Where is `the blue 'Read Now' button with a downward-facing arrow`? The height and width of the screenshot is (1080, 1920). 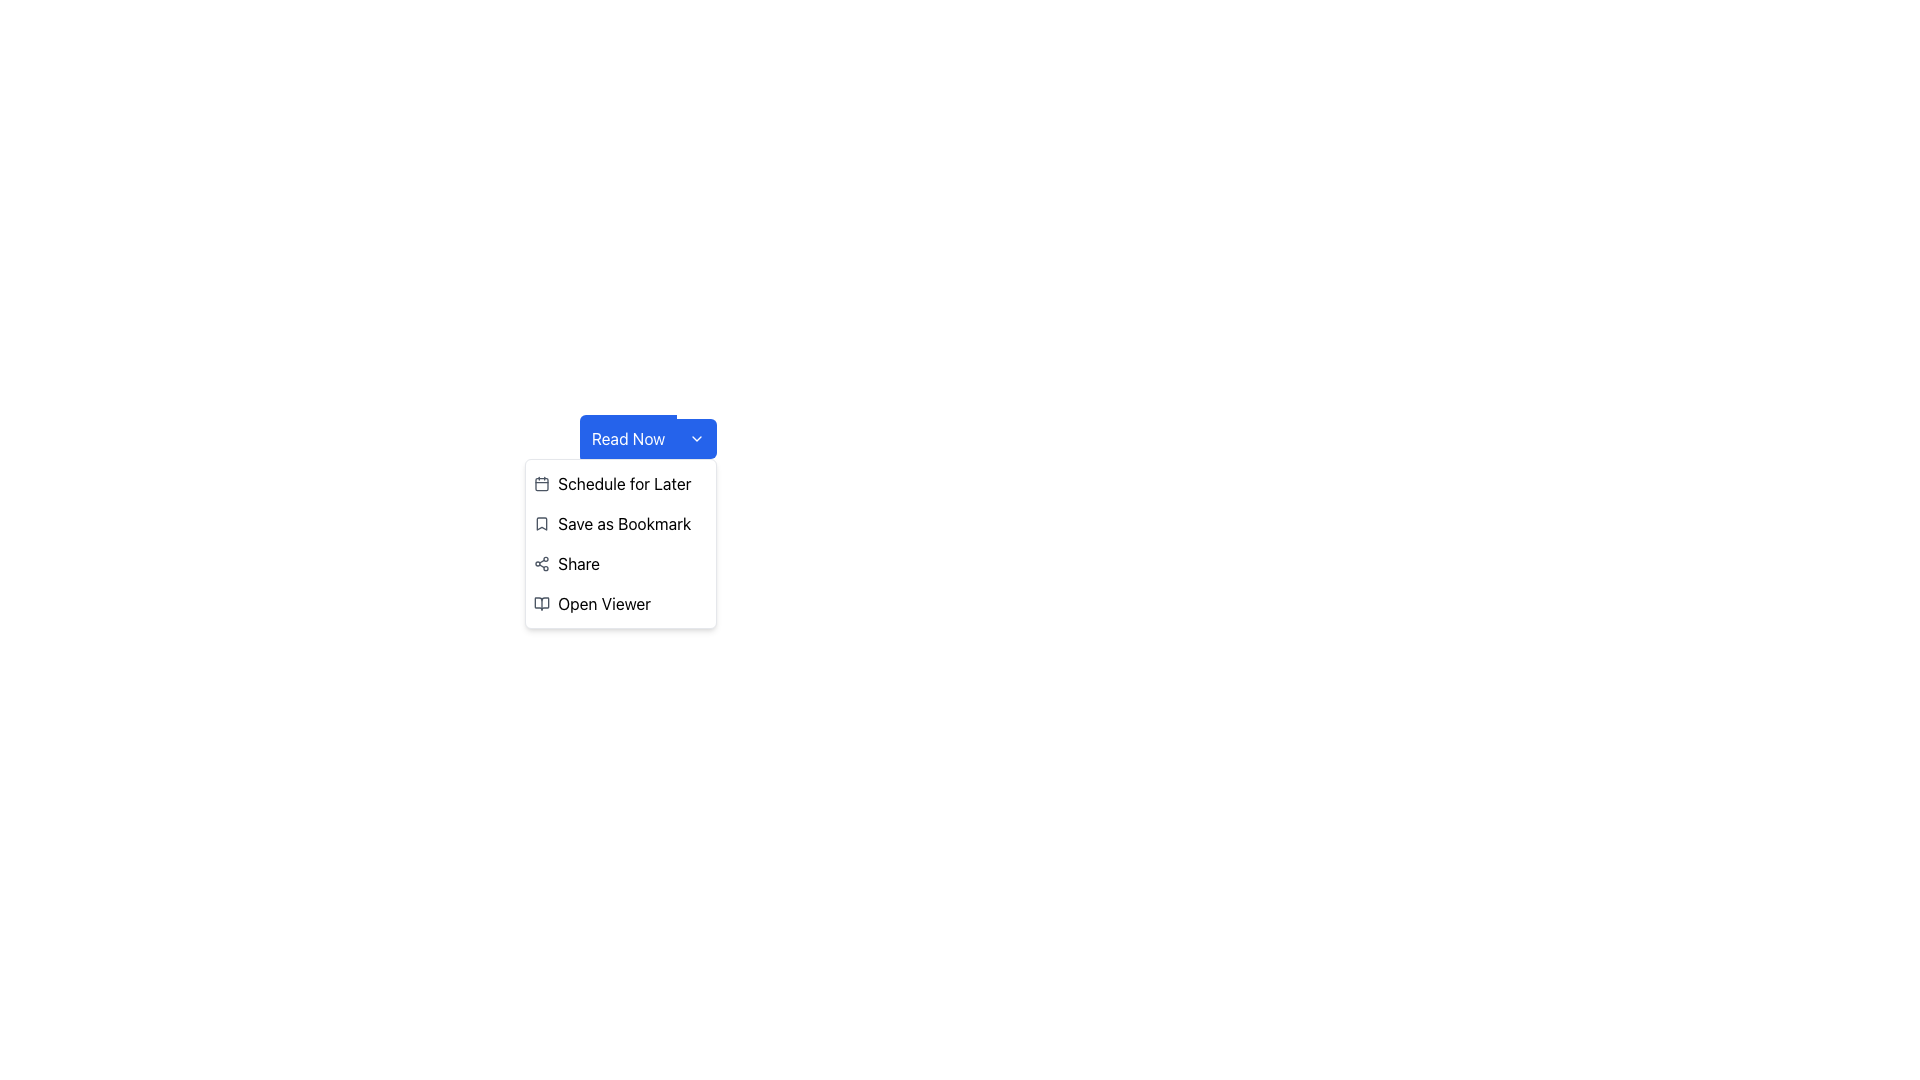 the blue 'Read Now' button with a downward-facing arrow is located at coordinates (648, 438).